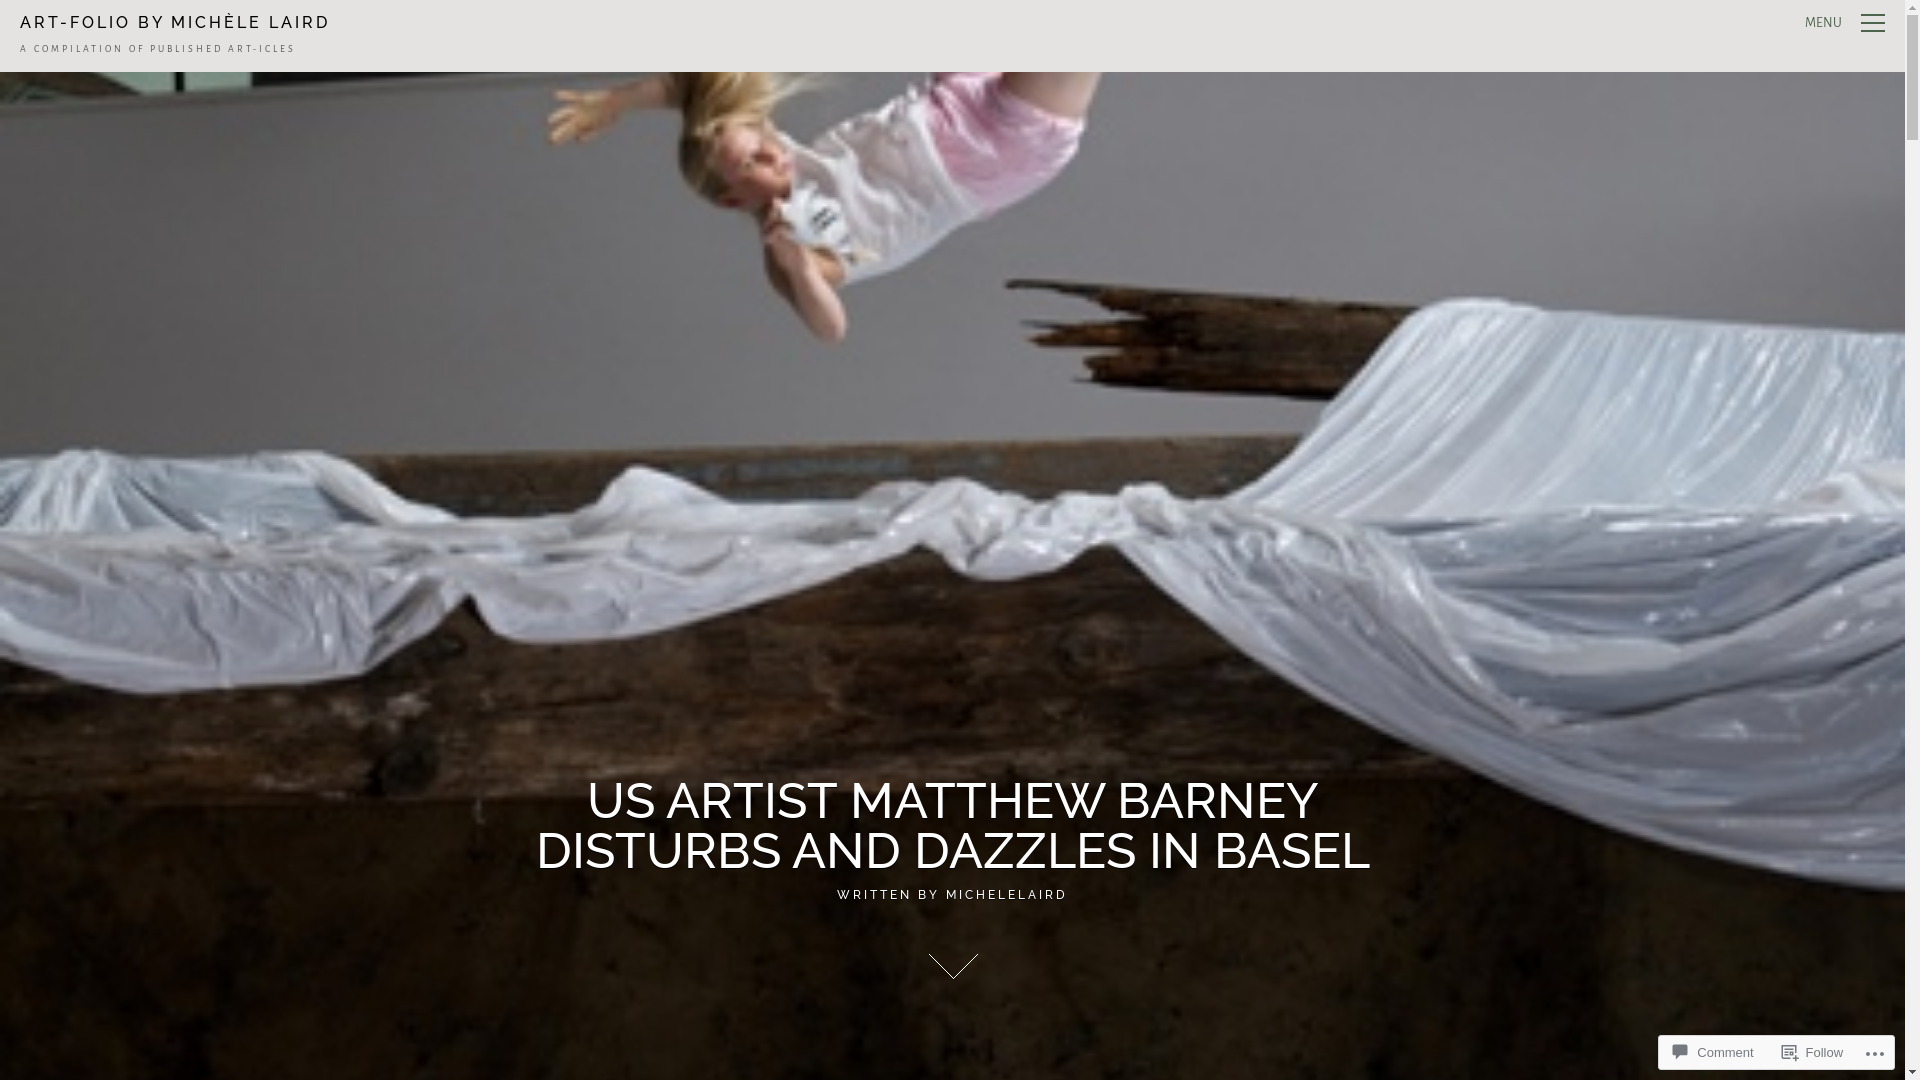 The height and width of the screenshot is (1080, 1920). I want to click on 'Comment', so click(1665, 1051).